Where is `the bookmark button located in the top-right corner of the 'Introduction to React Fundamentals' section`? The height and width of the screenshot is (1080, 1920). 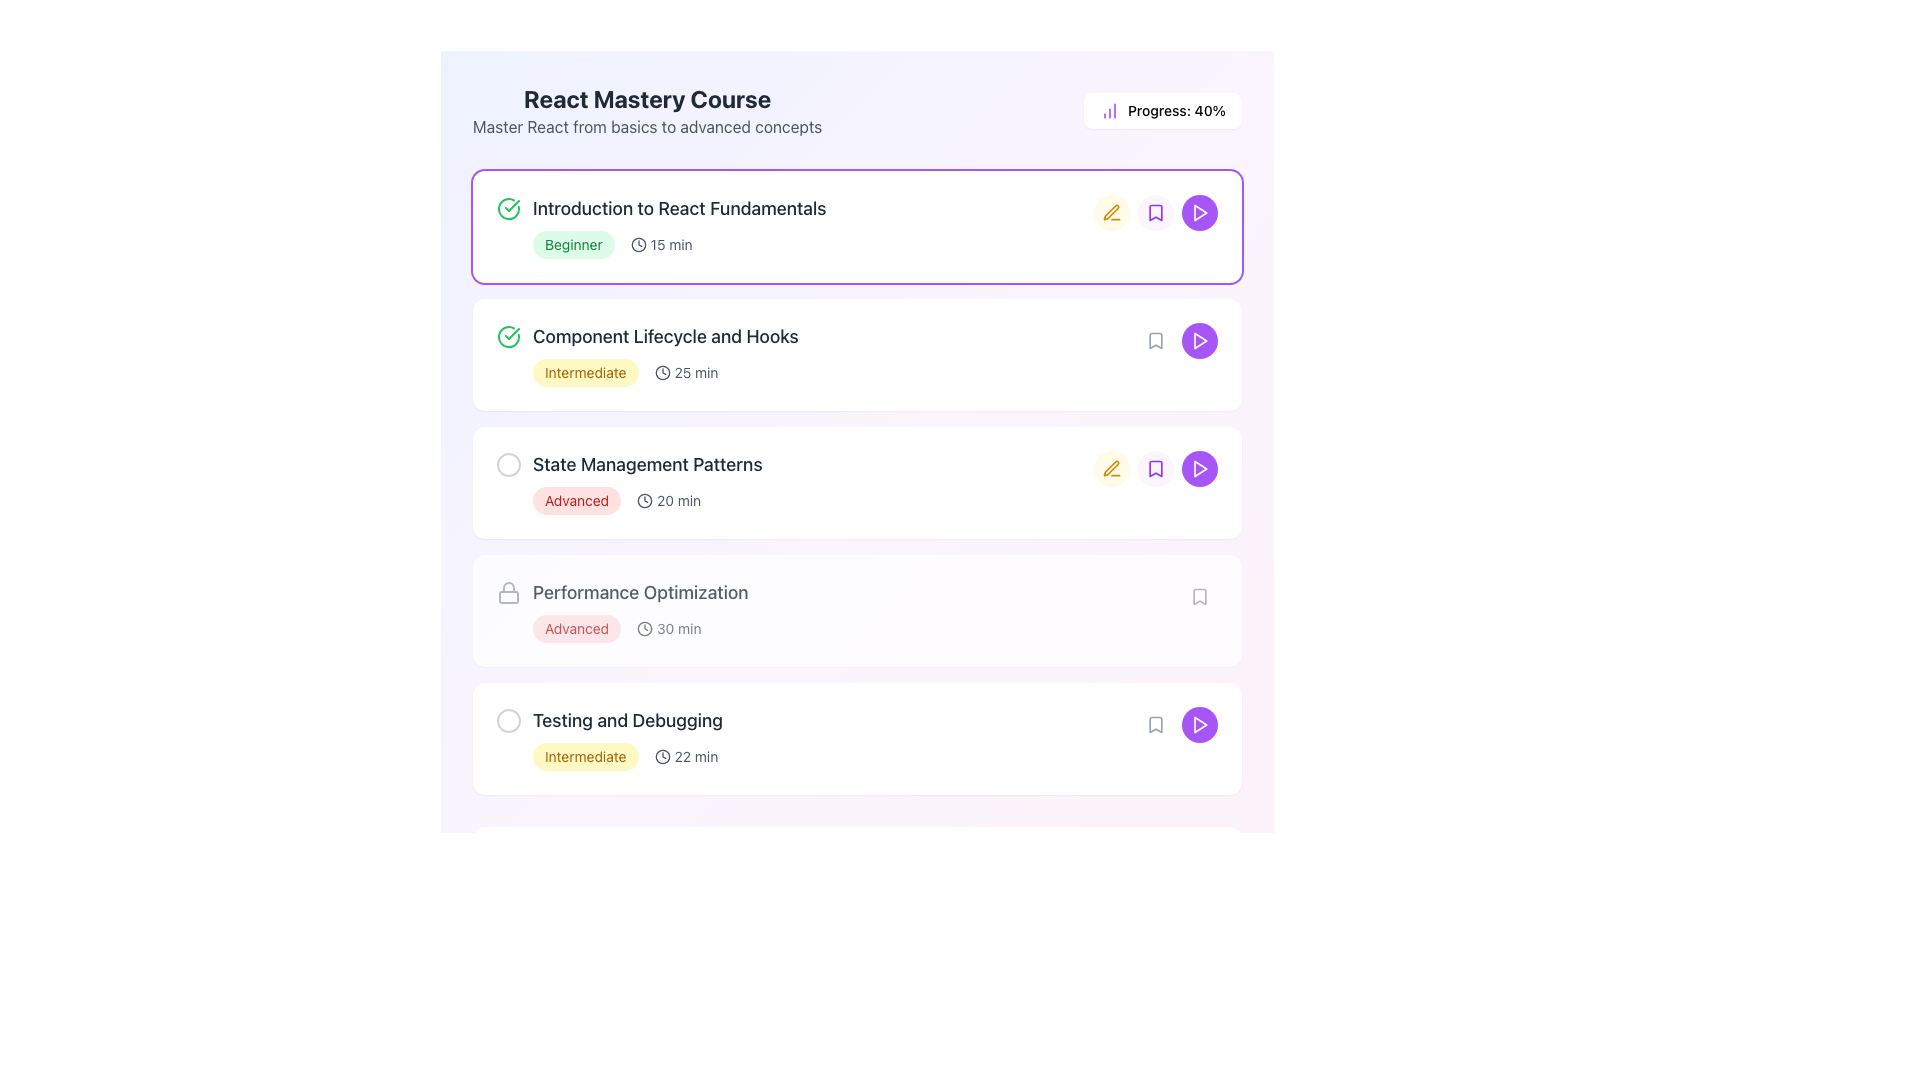 the bookmark button located in the top-right corner of the 'Introduction to React Fundamentals' section is located at coordinates (1156, 212).